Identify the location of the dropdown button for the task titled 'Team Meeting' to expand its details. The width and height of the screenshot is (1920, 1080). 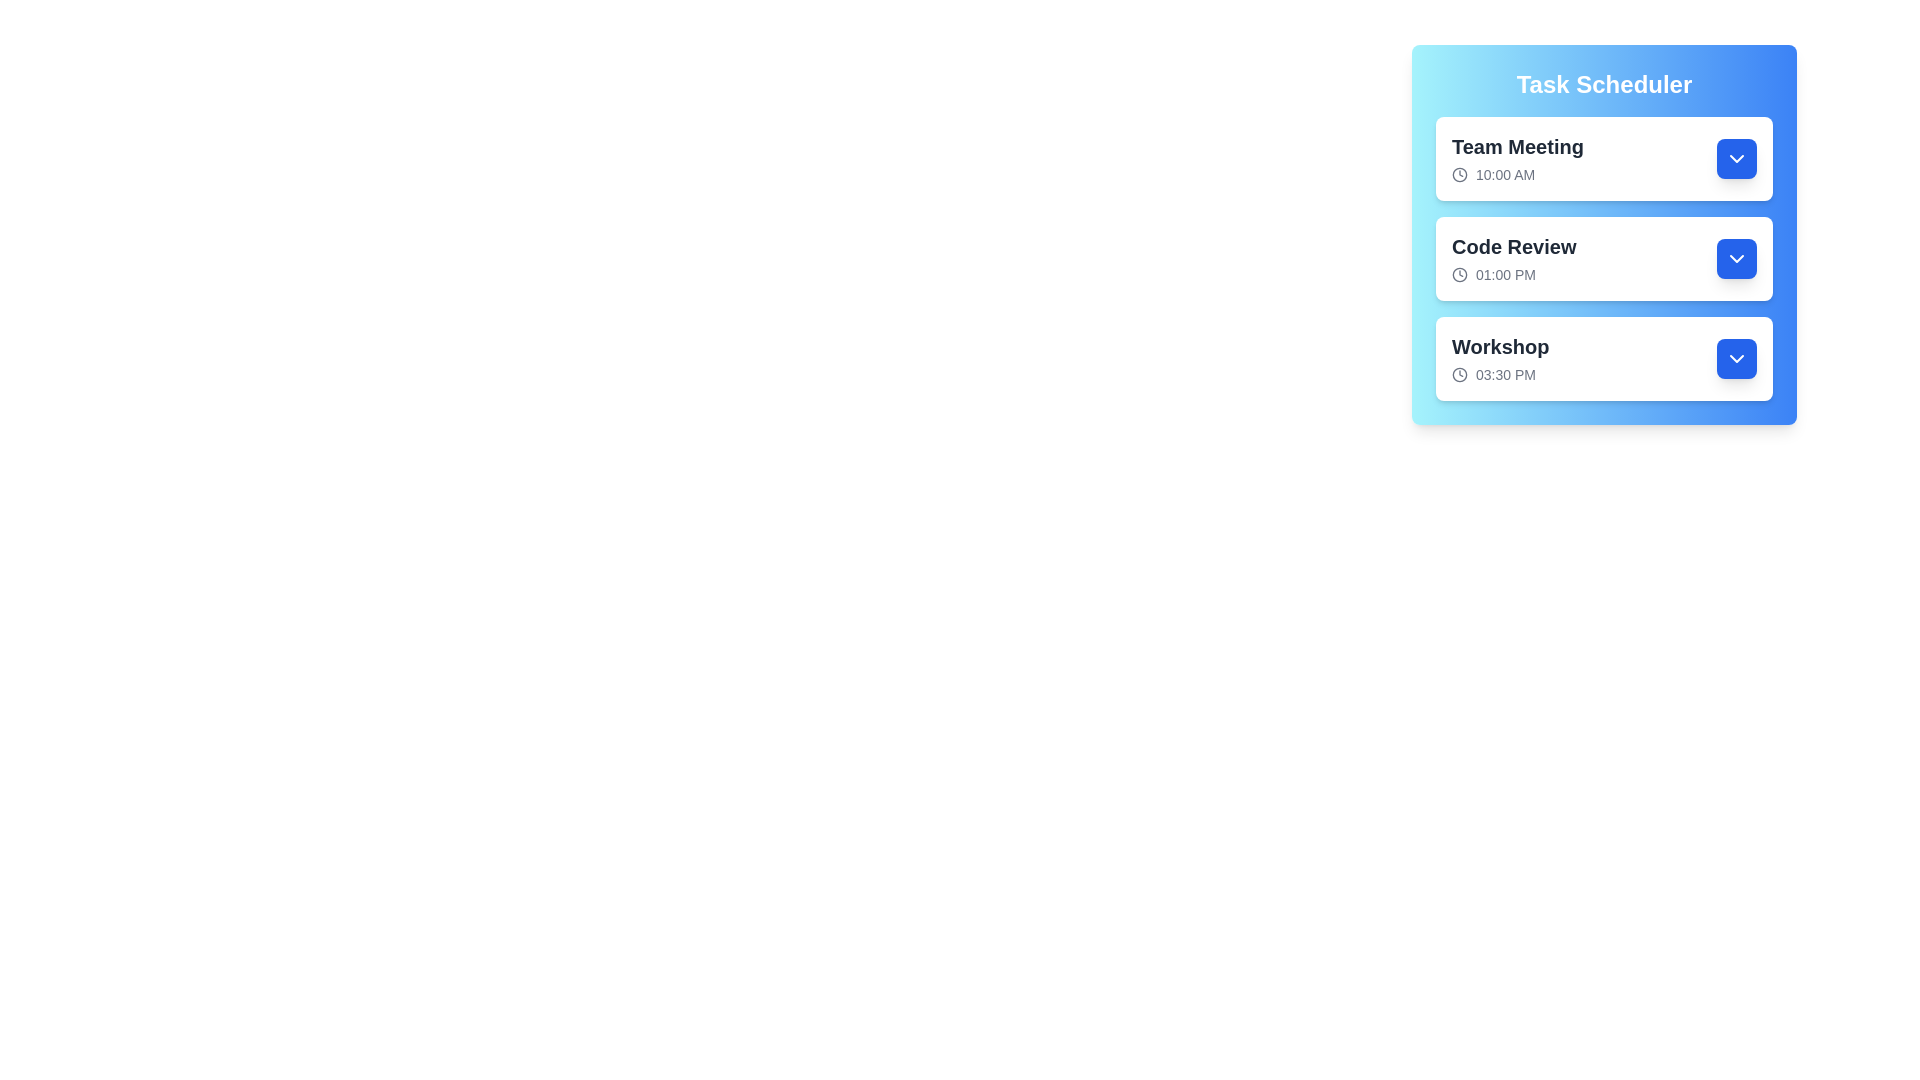
(1736, 157).